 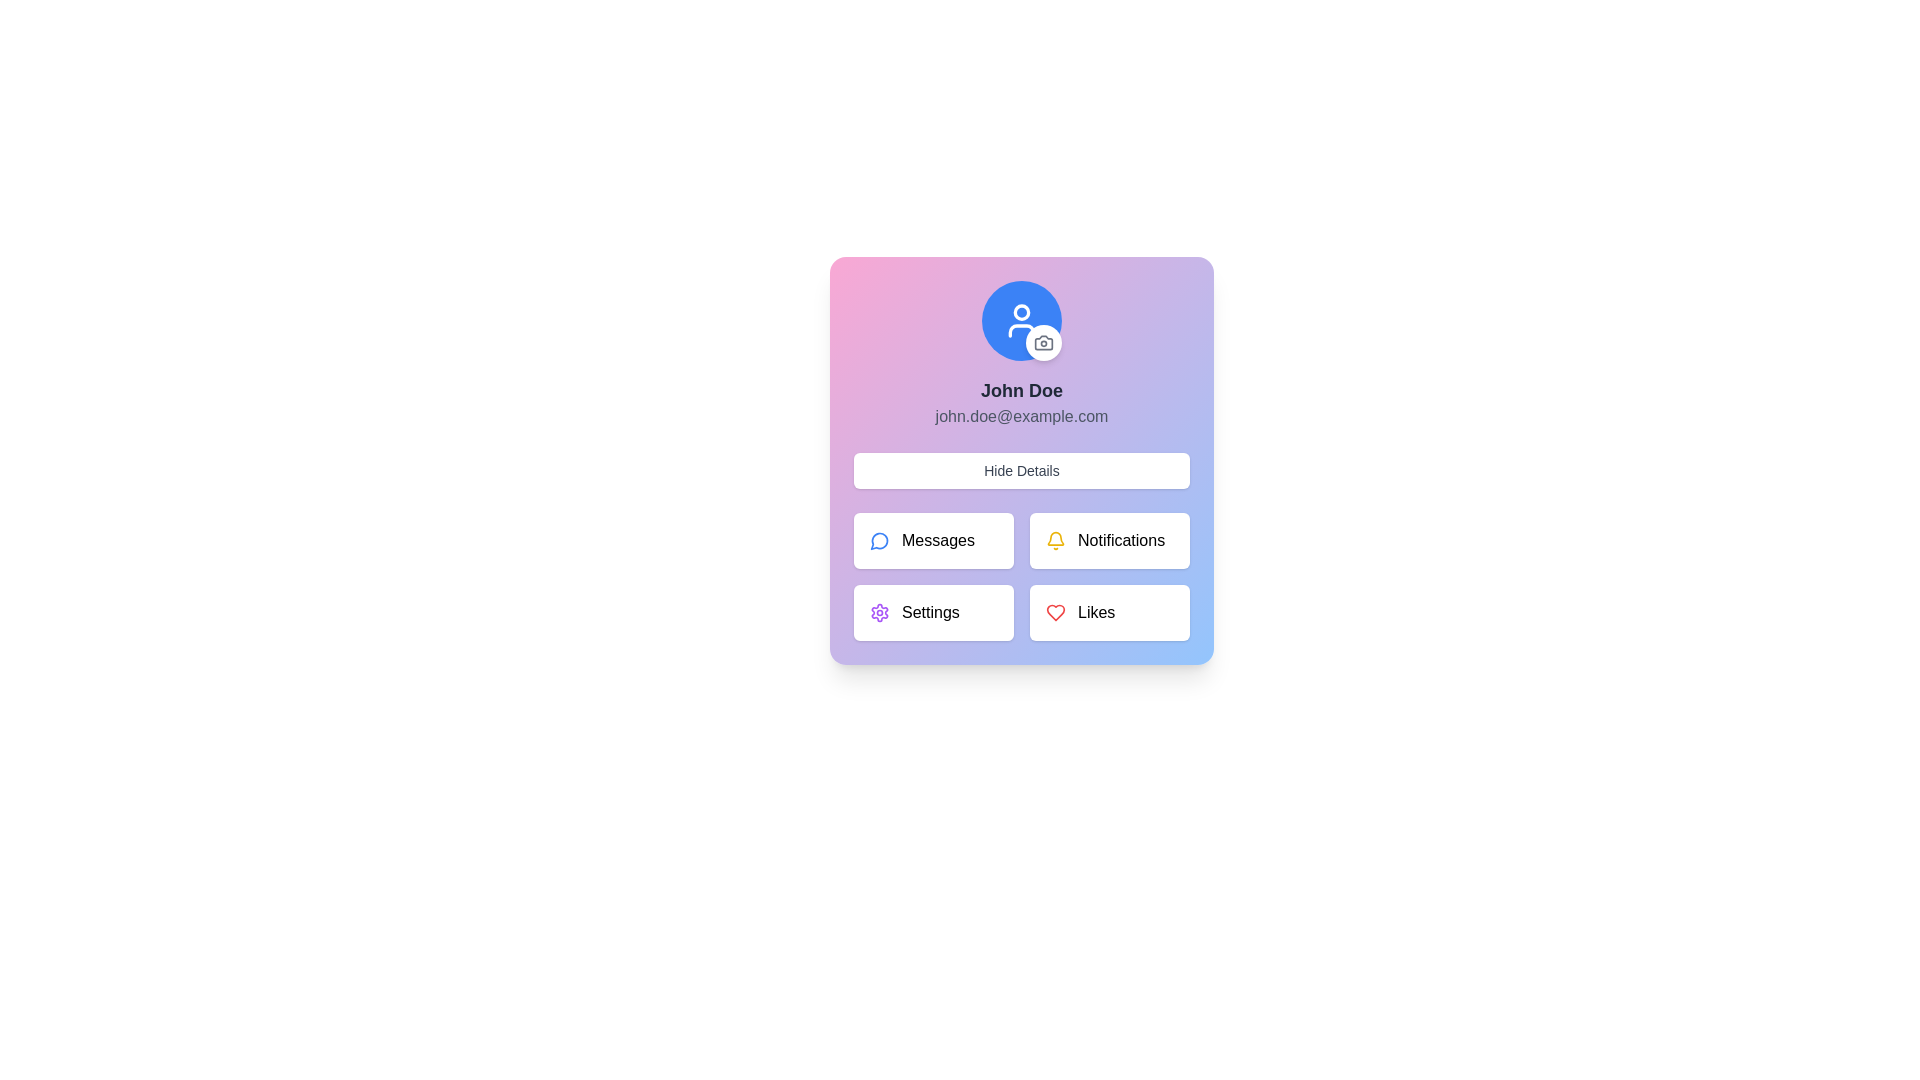 What do you see at coordinates (879, 612) in the screenshot?
I see `the gear-shaped icon button, which represents the settings option, located in the user profile modal` at bounding box center [879, 612].